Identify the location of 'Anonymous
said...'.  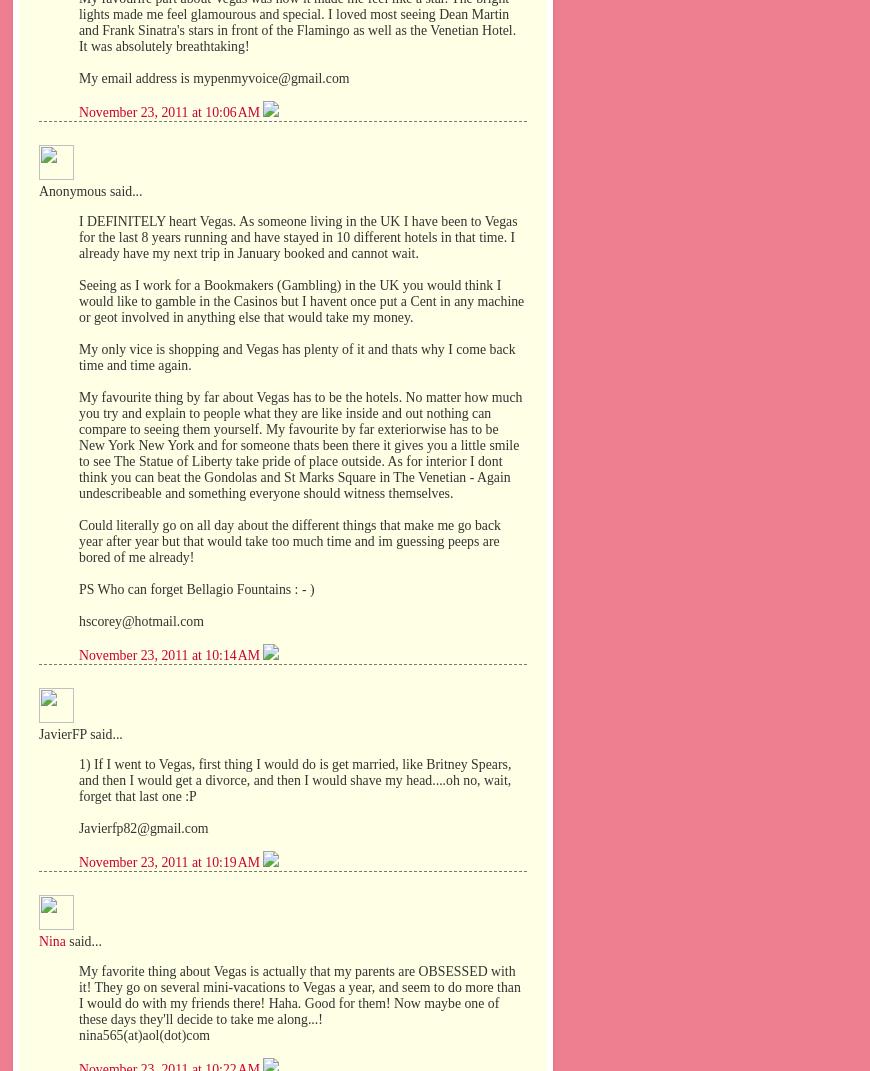
(37, 190).